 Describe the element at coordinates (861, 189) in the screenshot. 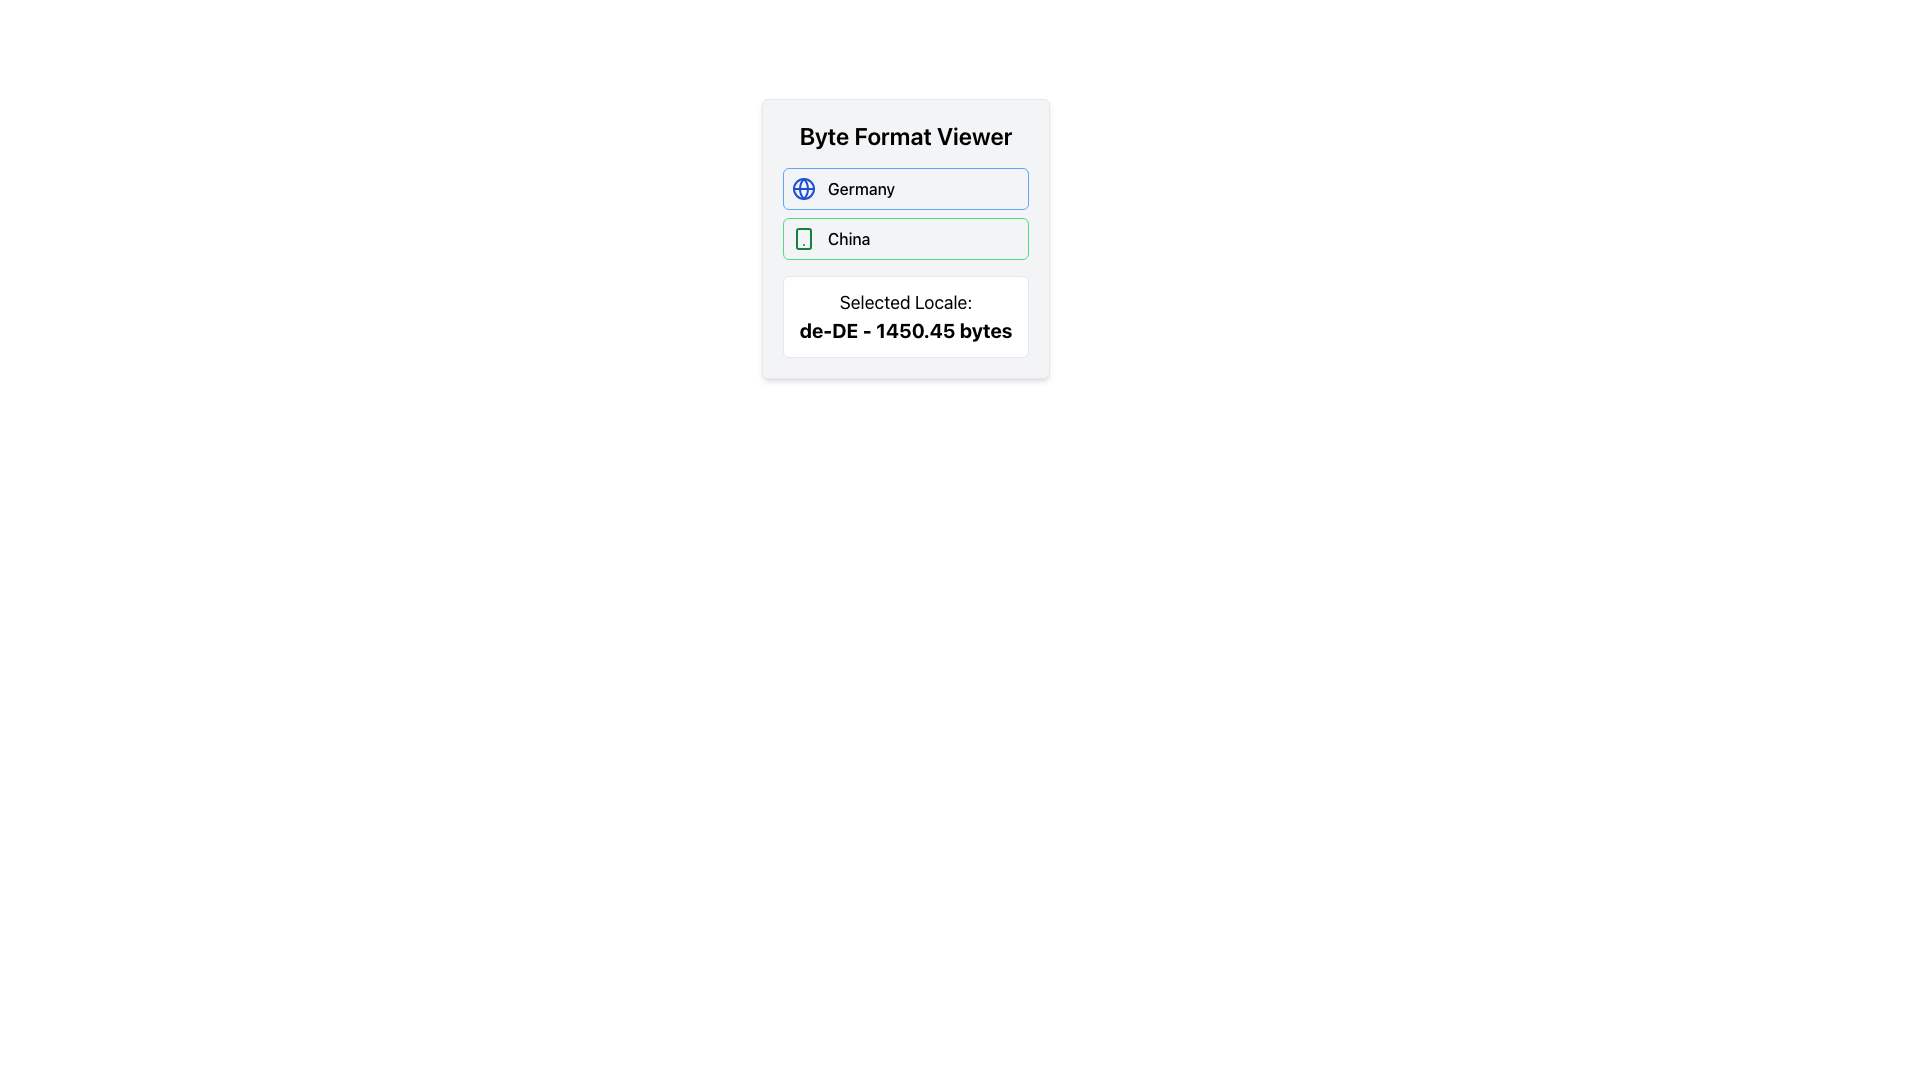

I see `the label indicating the country as 'Germany', which is positioned to the right of a globe icon in the first selection option of a vertical list` at that location.